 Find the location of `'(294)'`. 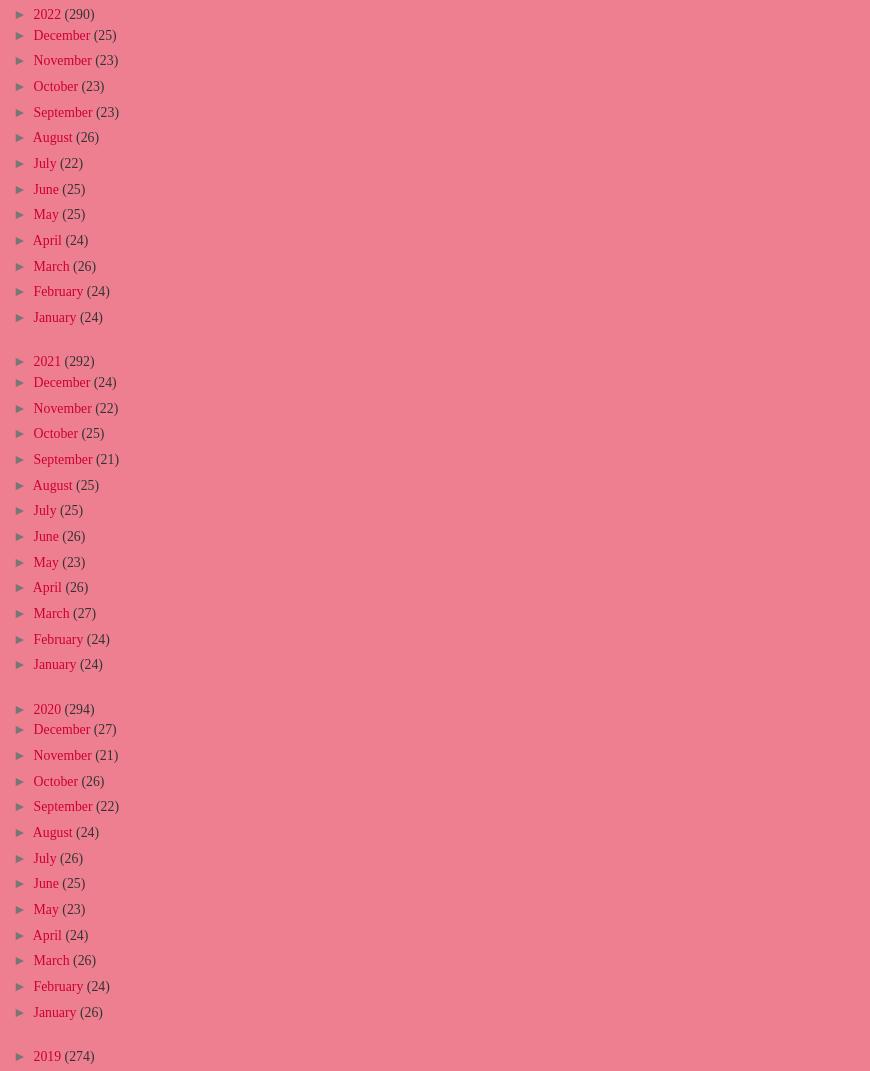

'(294)' is located at coordinates (77, 708).